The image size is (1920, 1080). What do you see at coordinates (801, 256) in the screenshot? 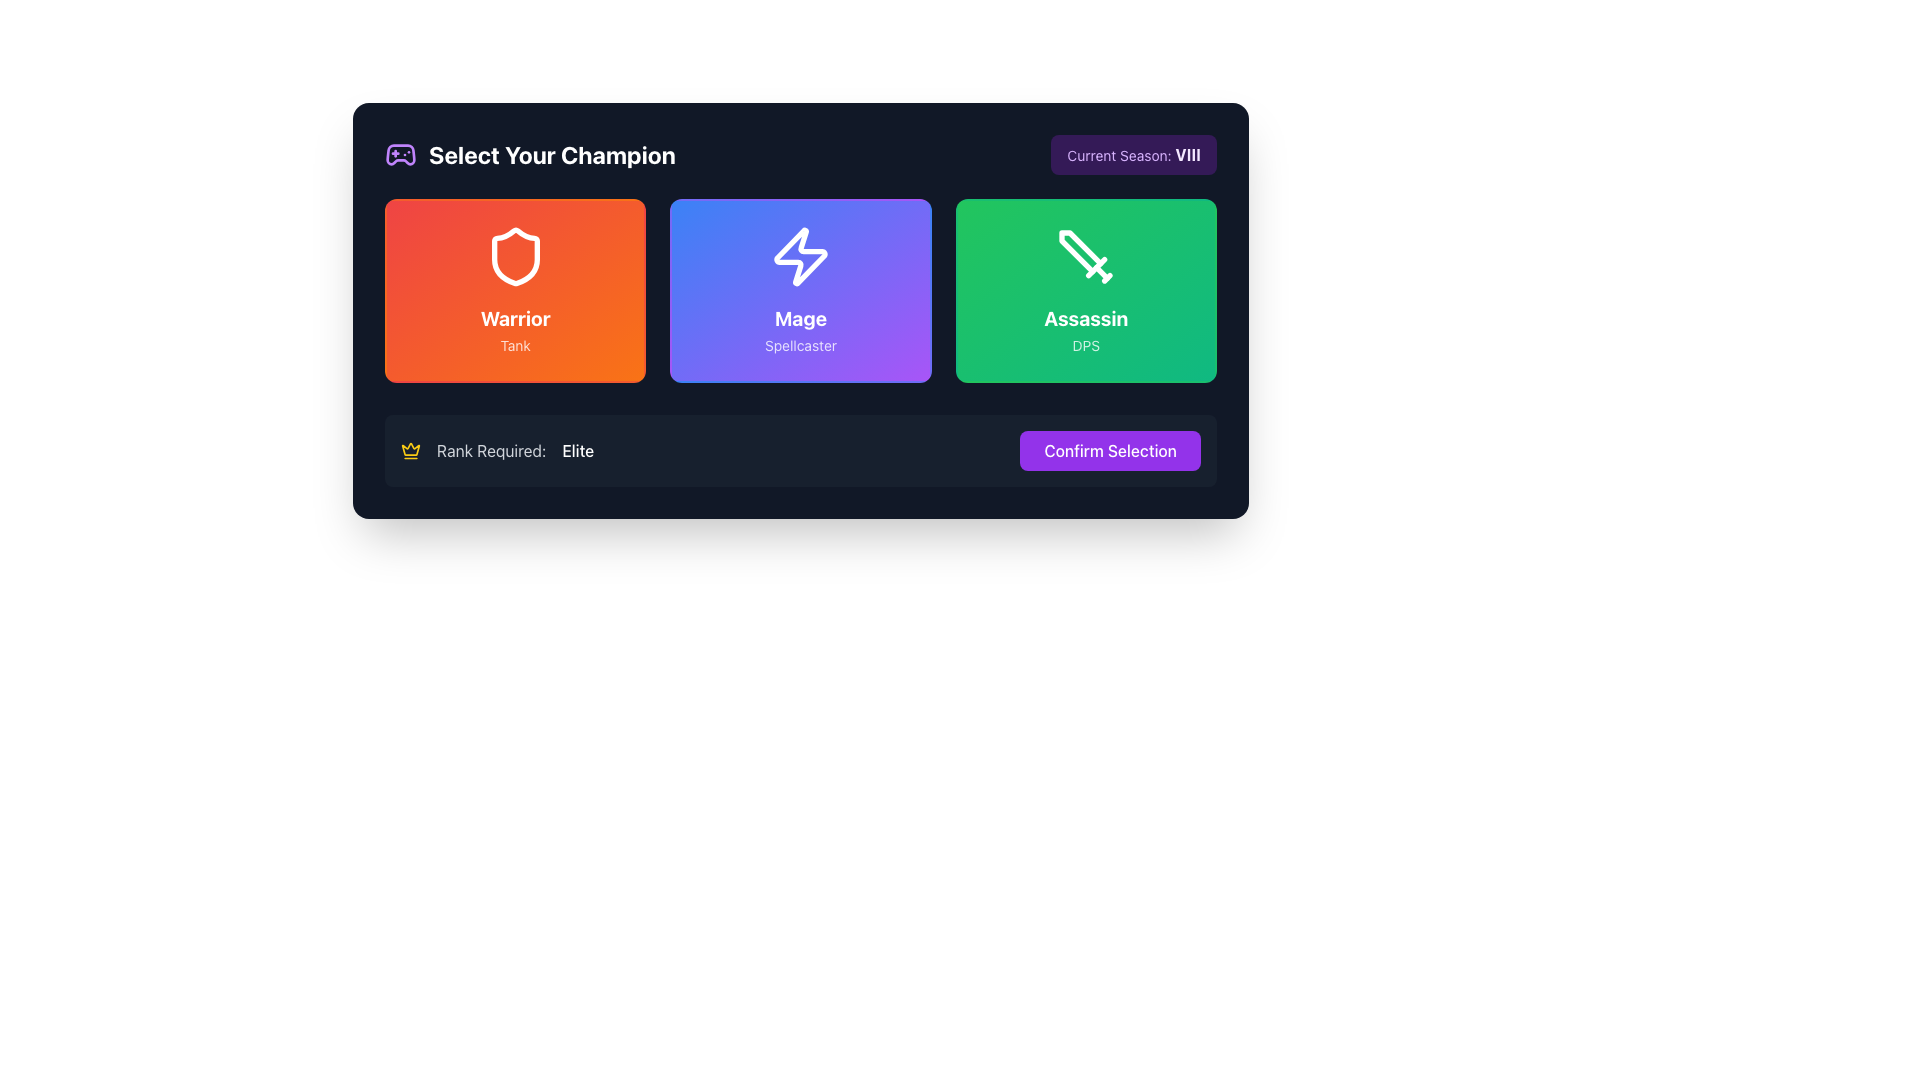
I see `the lightning bolt icon representing the 'Mage' class selection` at bounding box center [801, 256].